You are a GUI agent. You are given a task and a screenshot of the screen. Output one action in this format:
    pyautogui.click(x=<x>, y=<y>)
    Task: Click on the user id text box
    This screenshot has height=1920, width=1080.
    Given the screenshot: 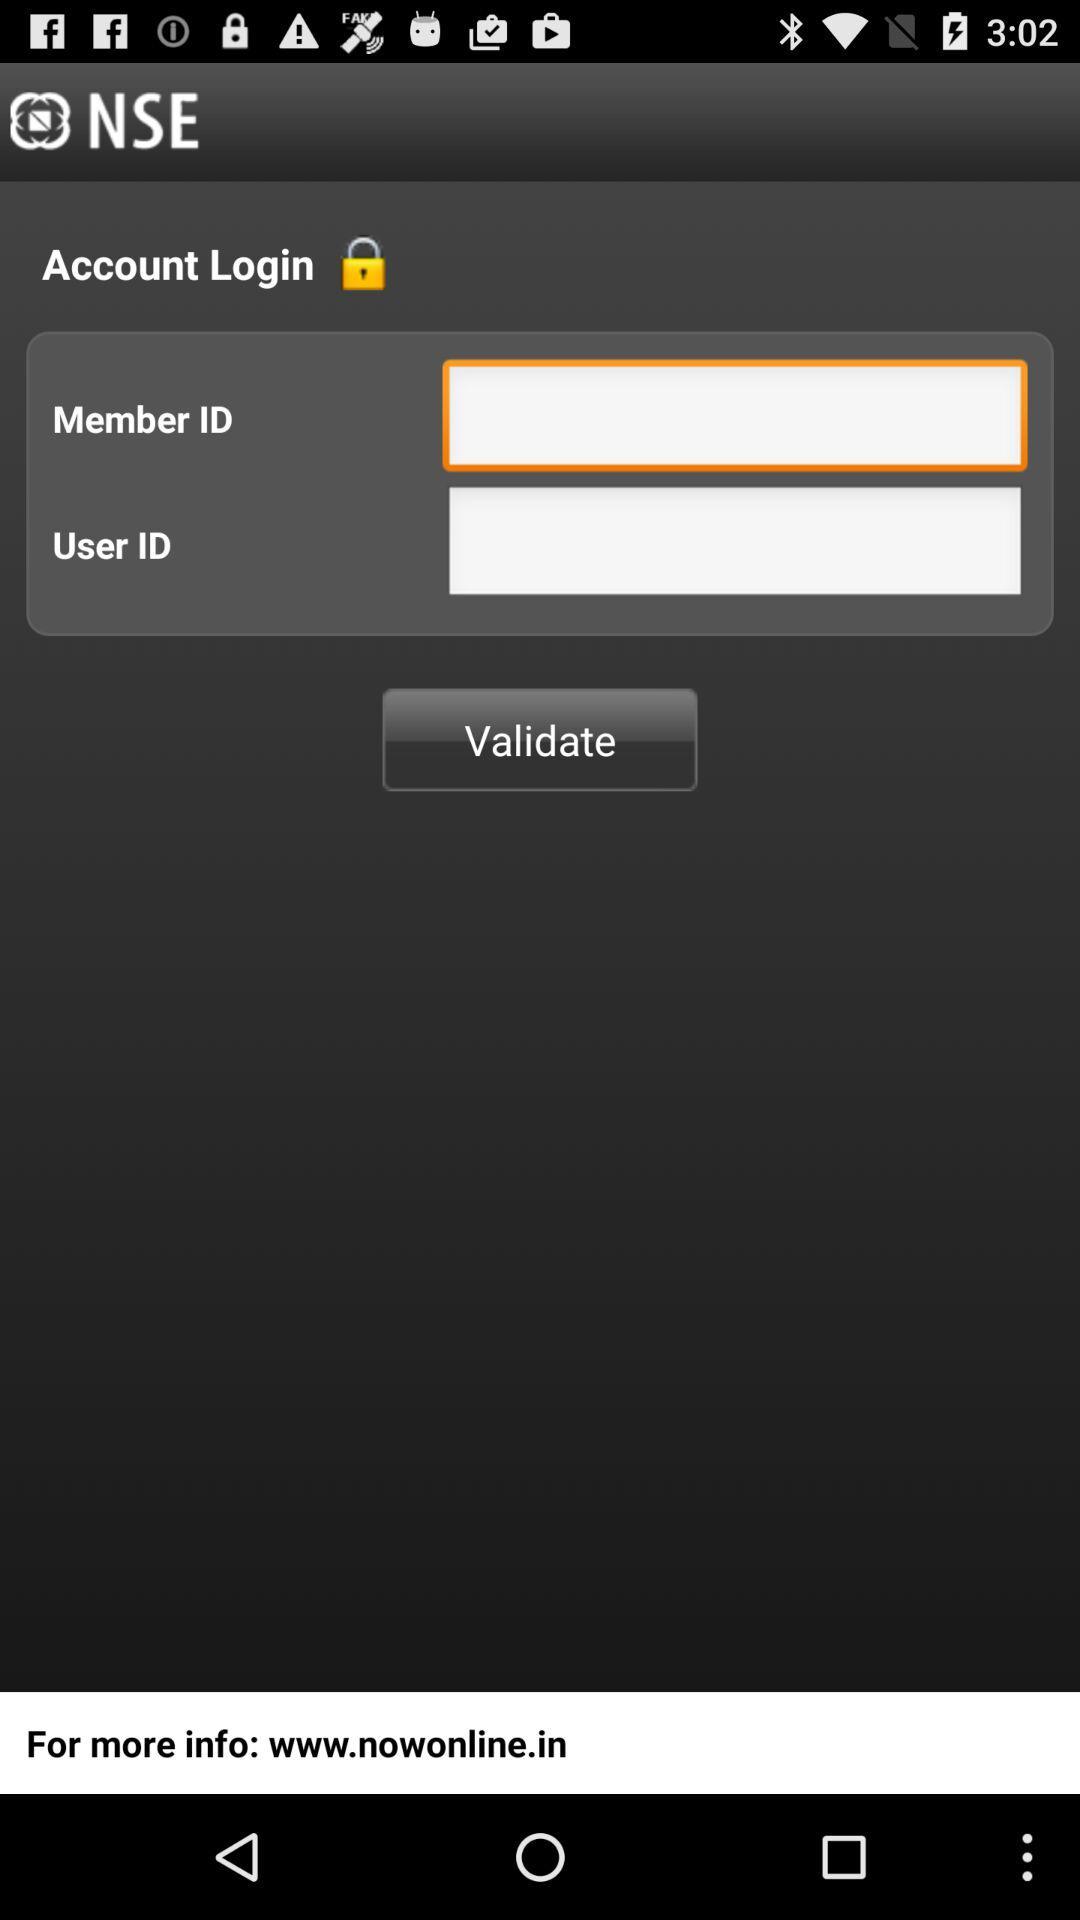 What is the action you would take?
    pyautogui.click(x=735, y=546)
    